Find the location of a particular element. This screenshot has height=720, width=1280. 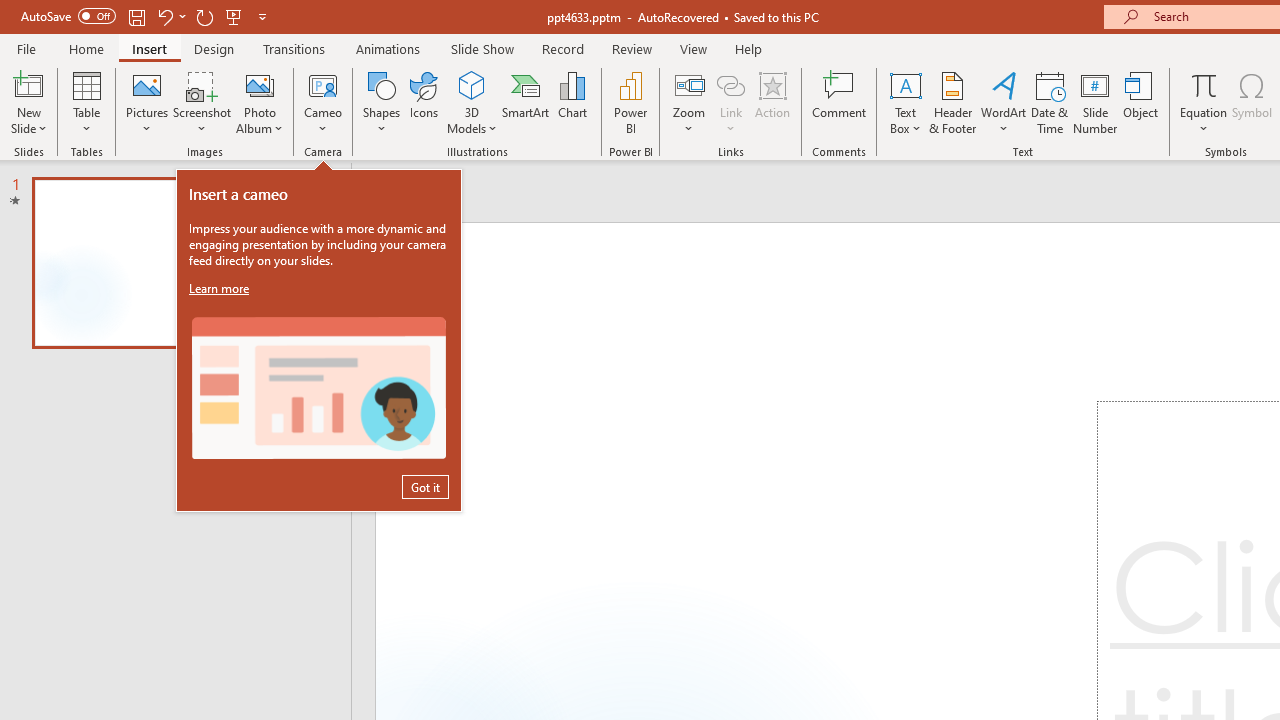

'Icons' is located at coordinates (423, 103).